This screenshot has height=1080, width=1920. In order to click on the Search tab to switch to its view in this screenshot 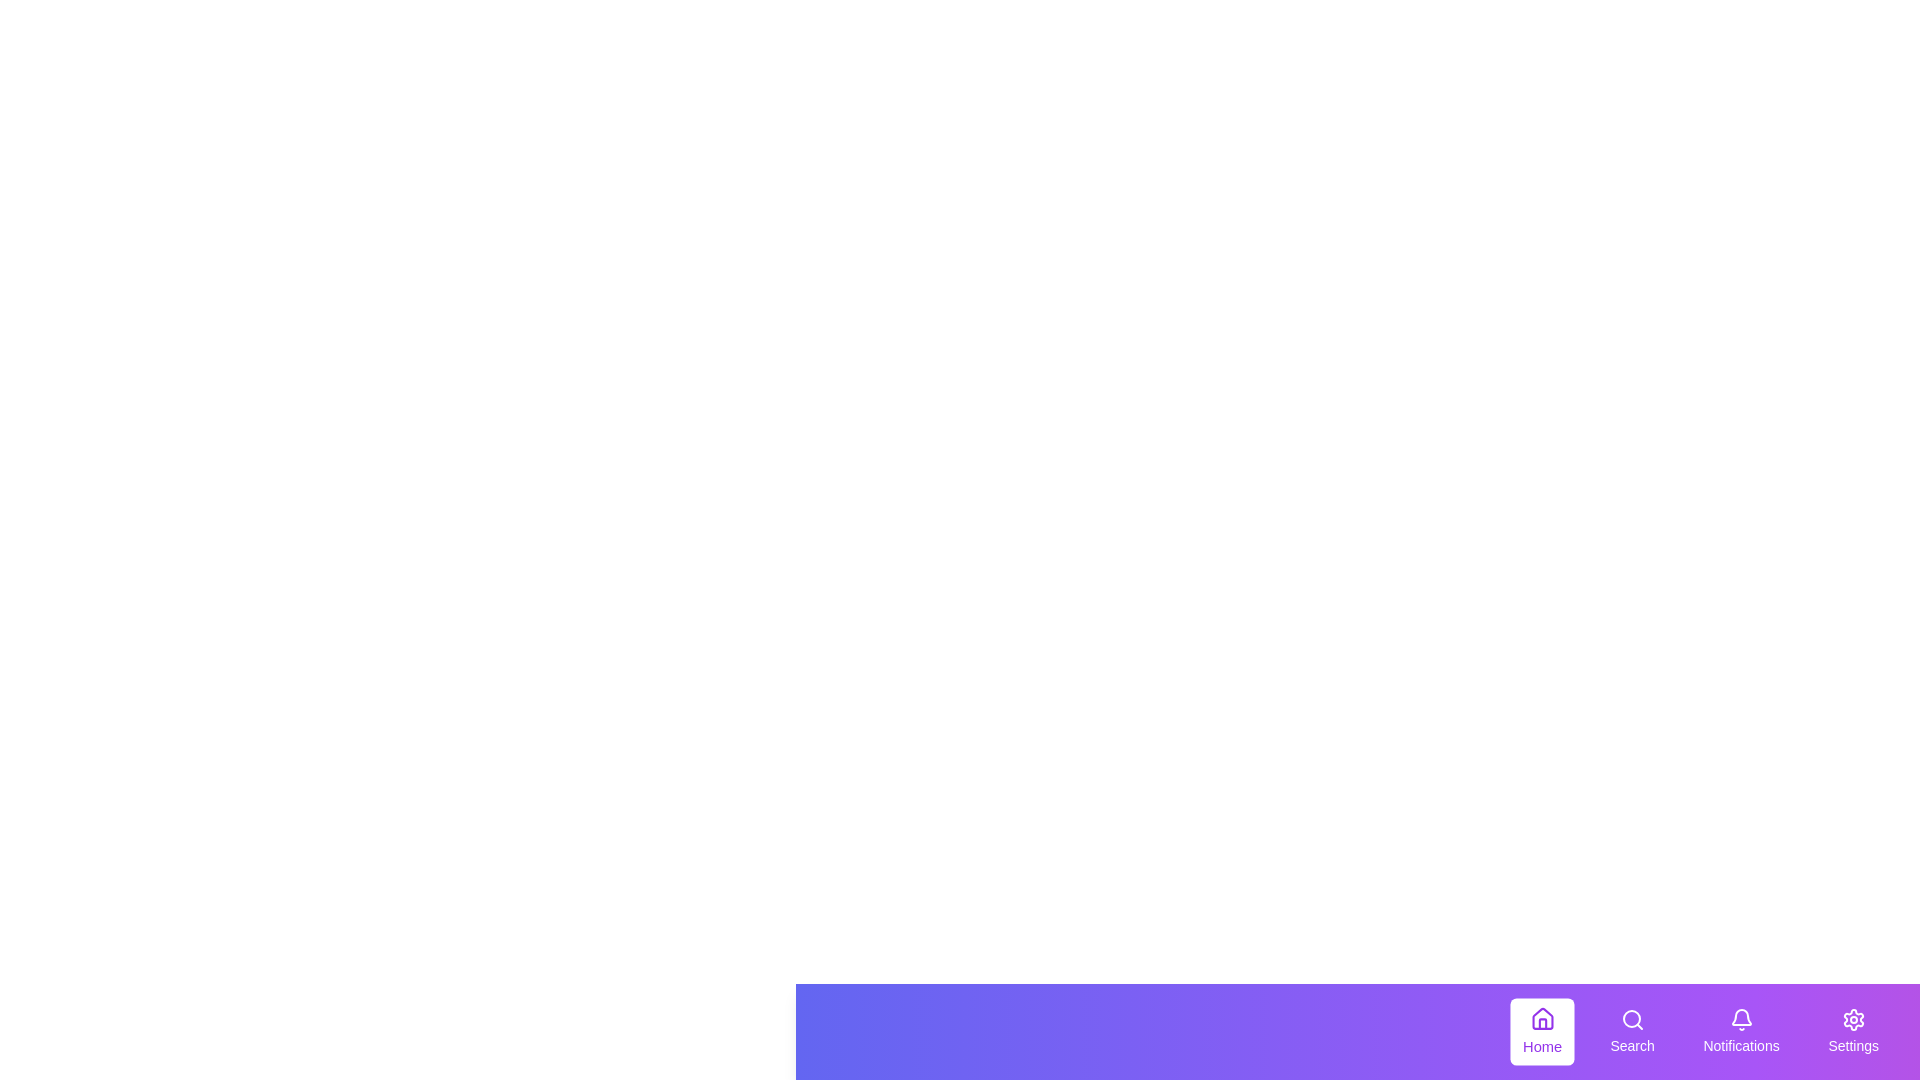, I will do `click(1632, 1032)`.